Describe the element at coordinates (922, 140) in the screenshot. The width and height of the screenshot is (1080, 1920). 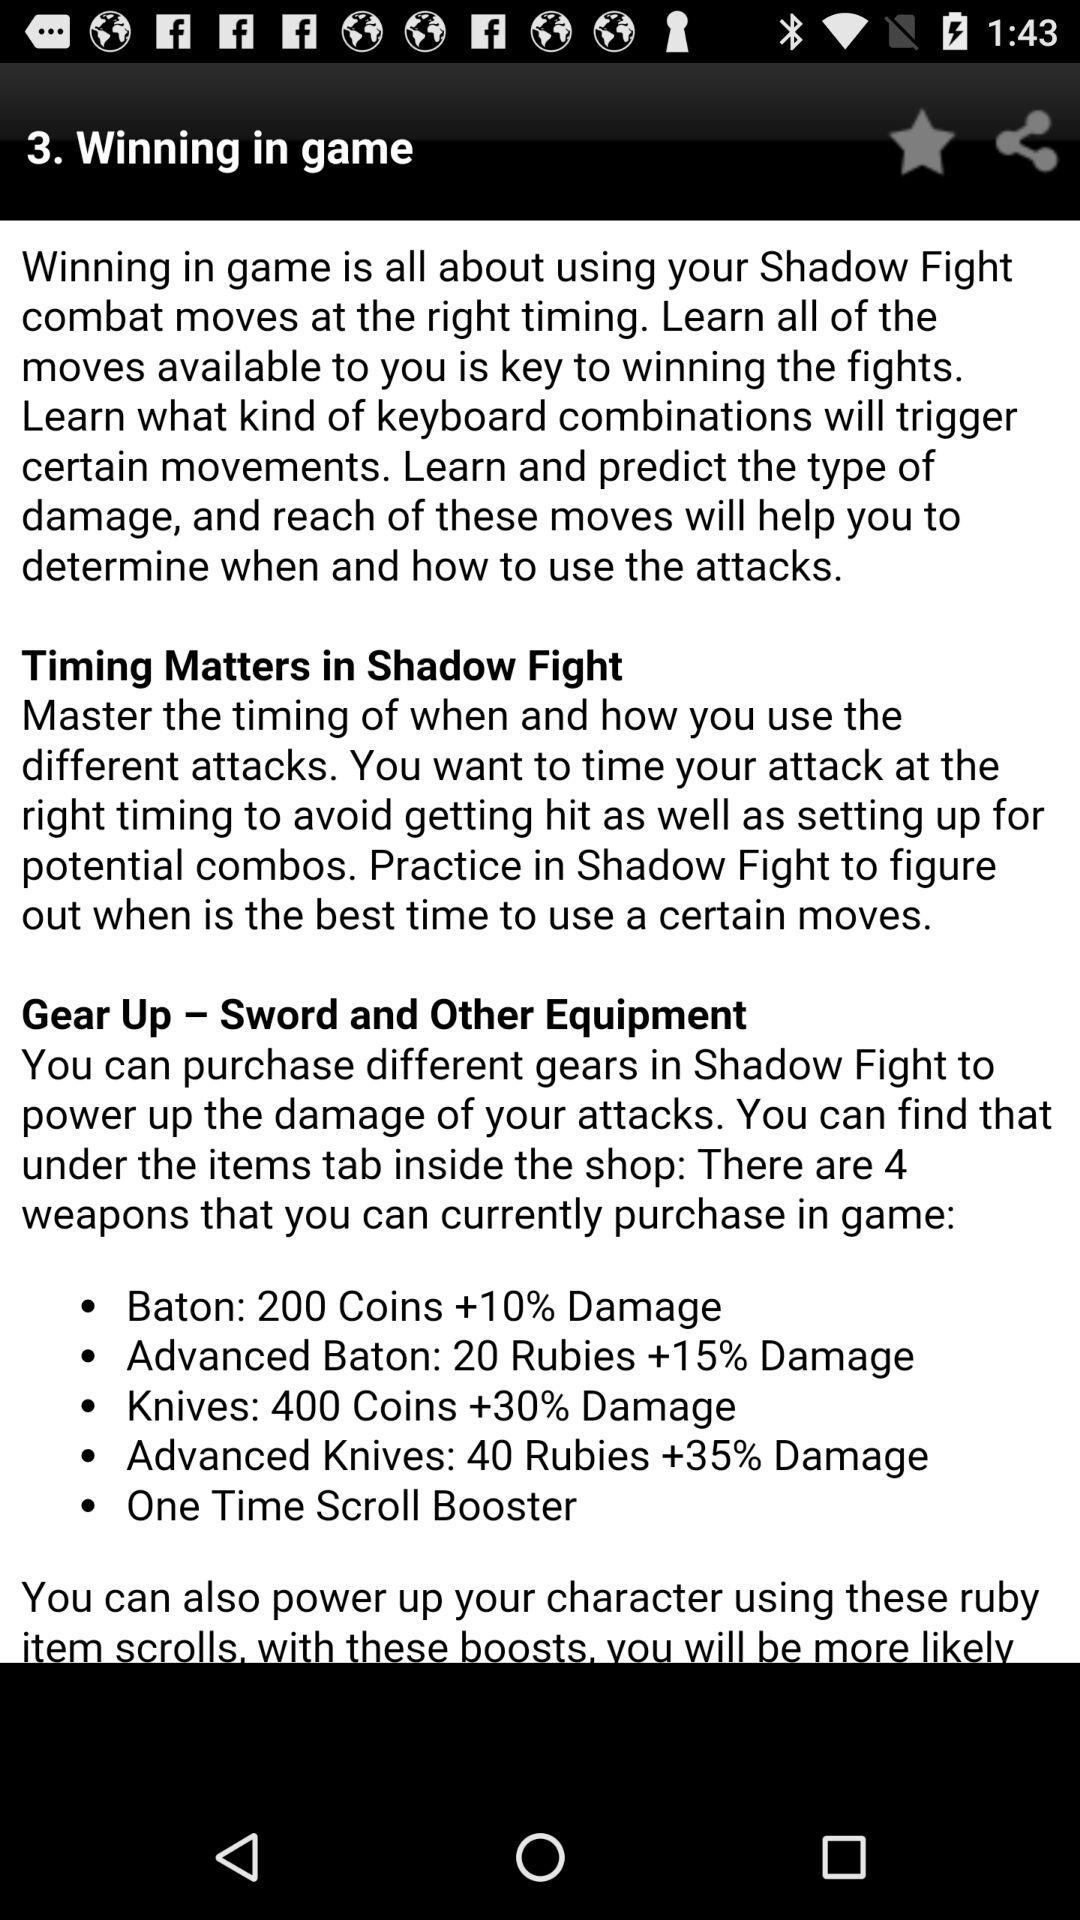
I see `favorite` at that location.